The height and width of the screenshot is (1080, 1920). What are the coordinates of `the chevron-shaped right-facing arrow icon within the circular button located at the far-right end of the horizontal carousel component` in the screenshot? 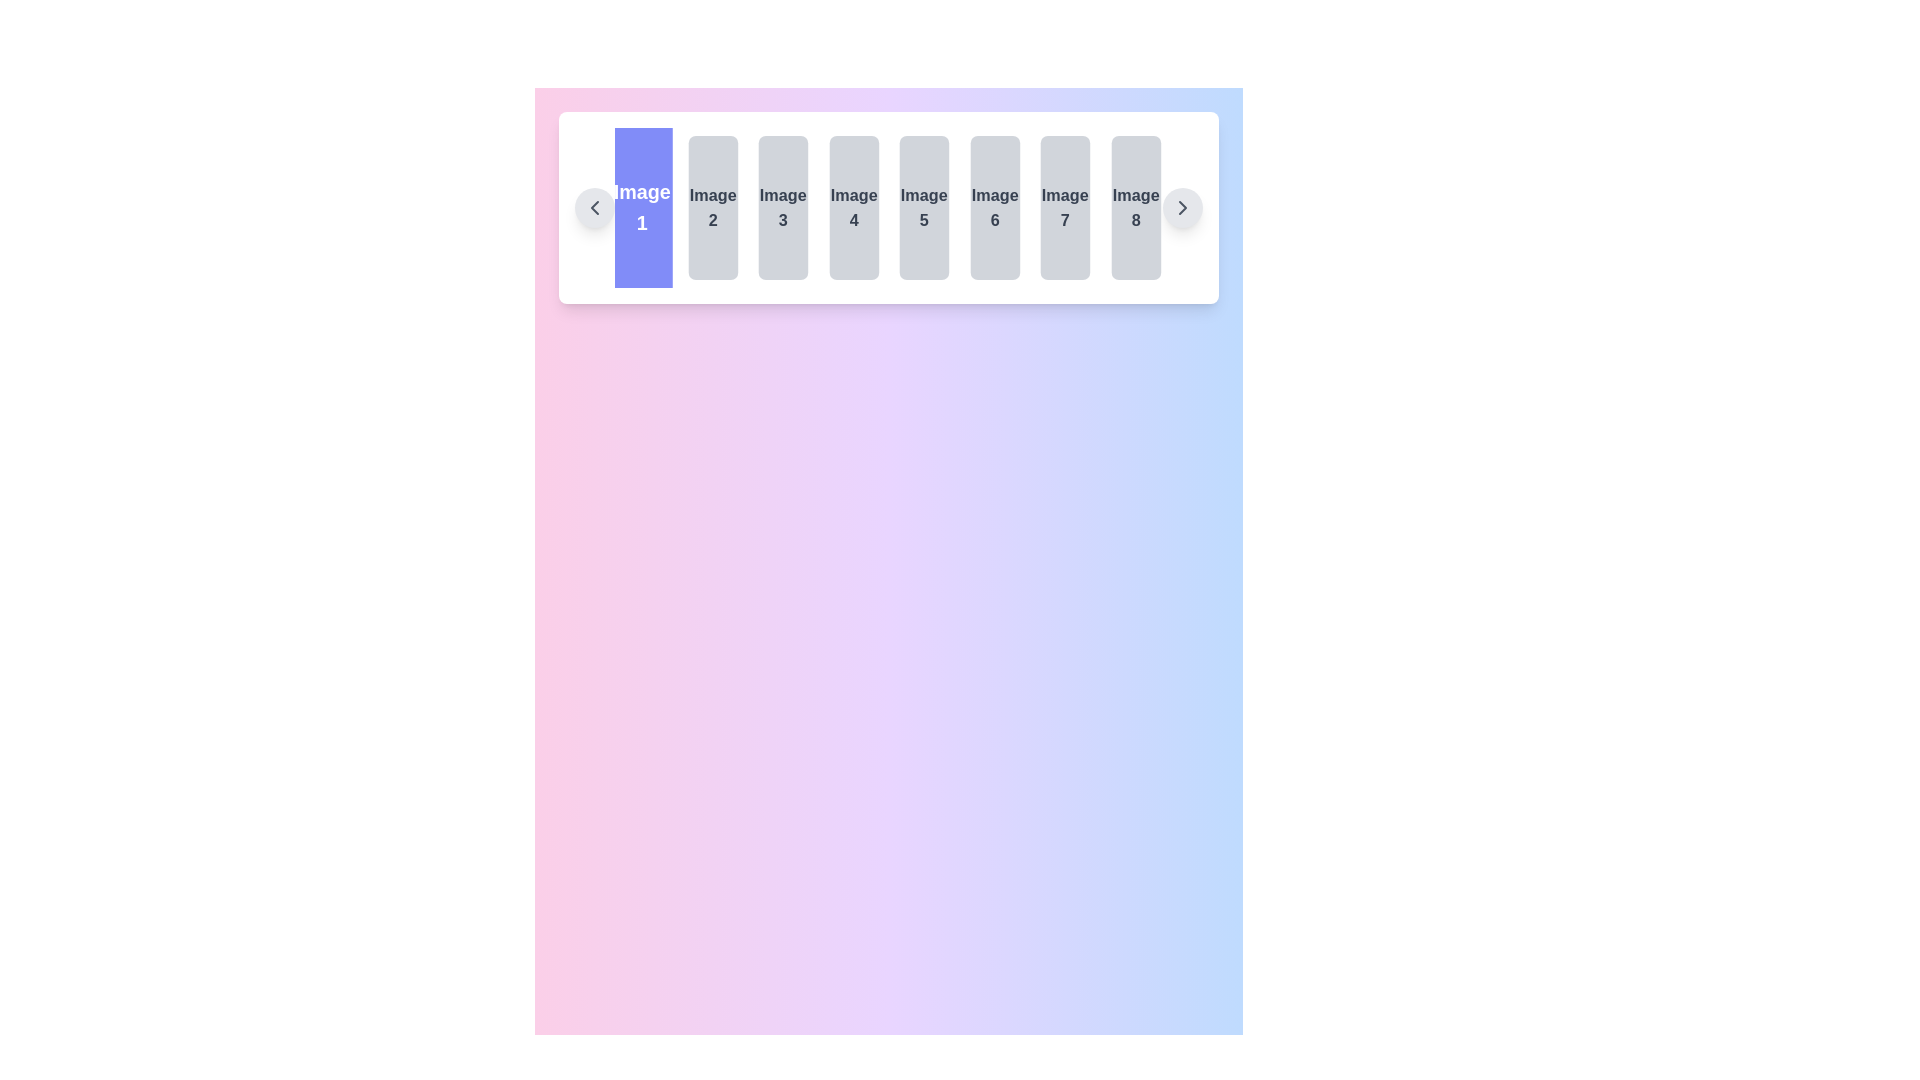 It's located at (1182, 208).